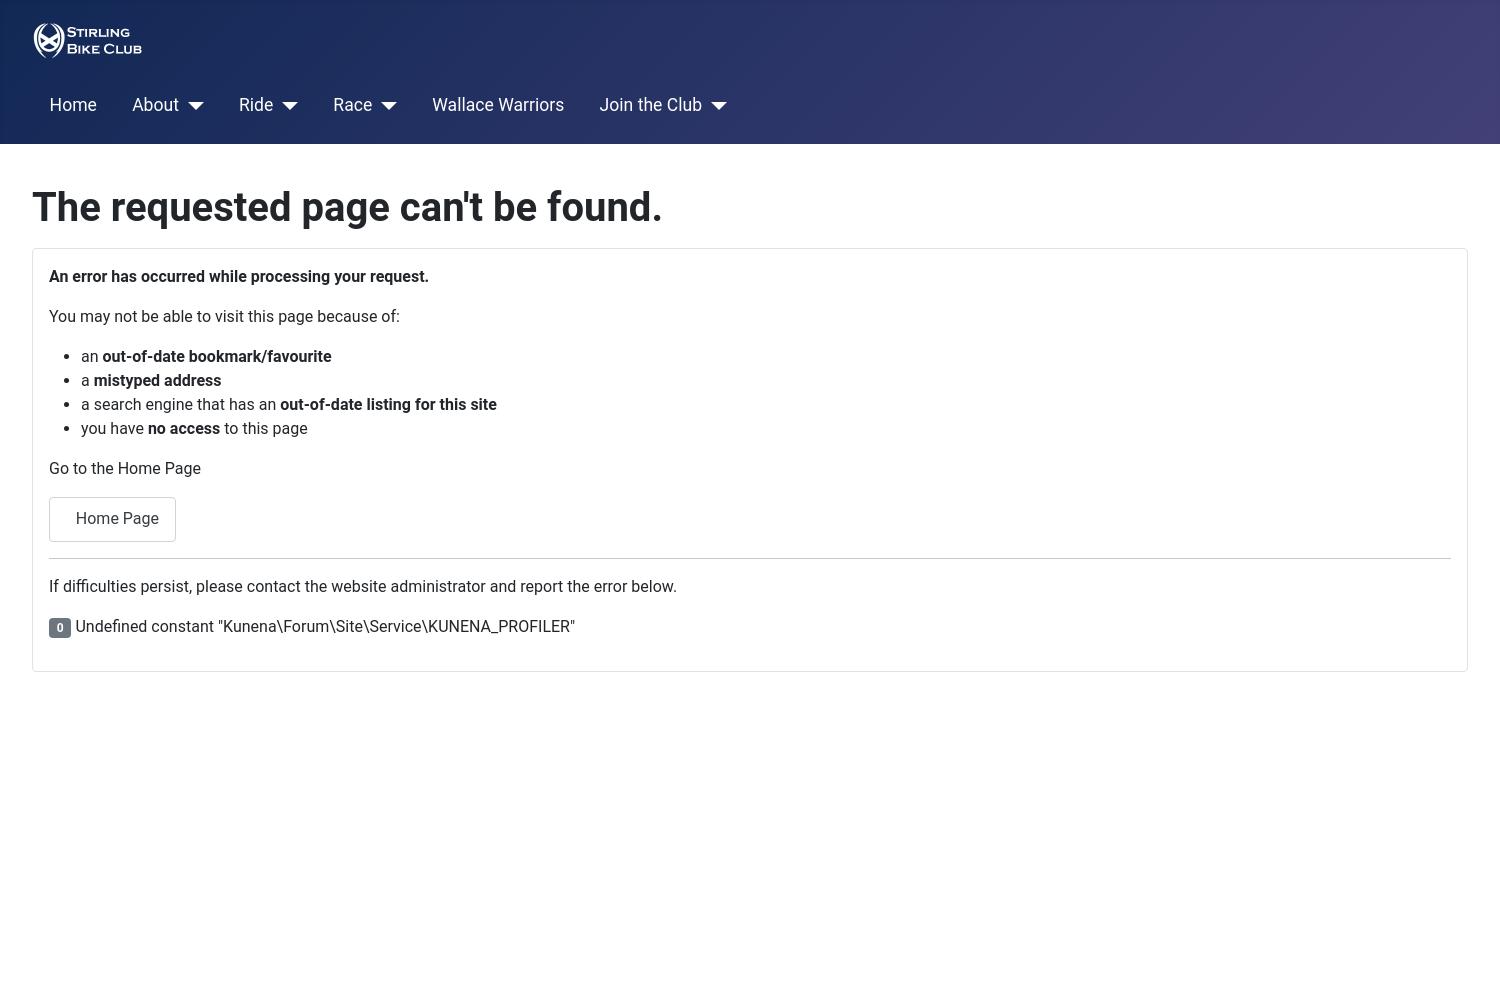 This screenshot has width=1500, height=1000. Describe the element at coordinates (237, 275) in the screenshot. I see `'An error has occurred while processing your request.'` at that location.